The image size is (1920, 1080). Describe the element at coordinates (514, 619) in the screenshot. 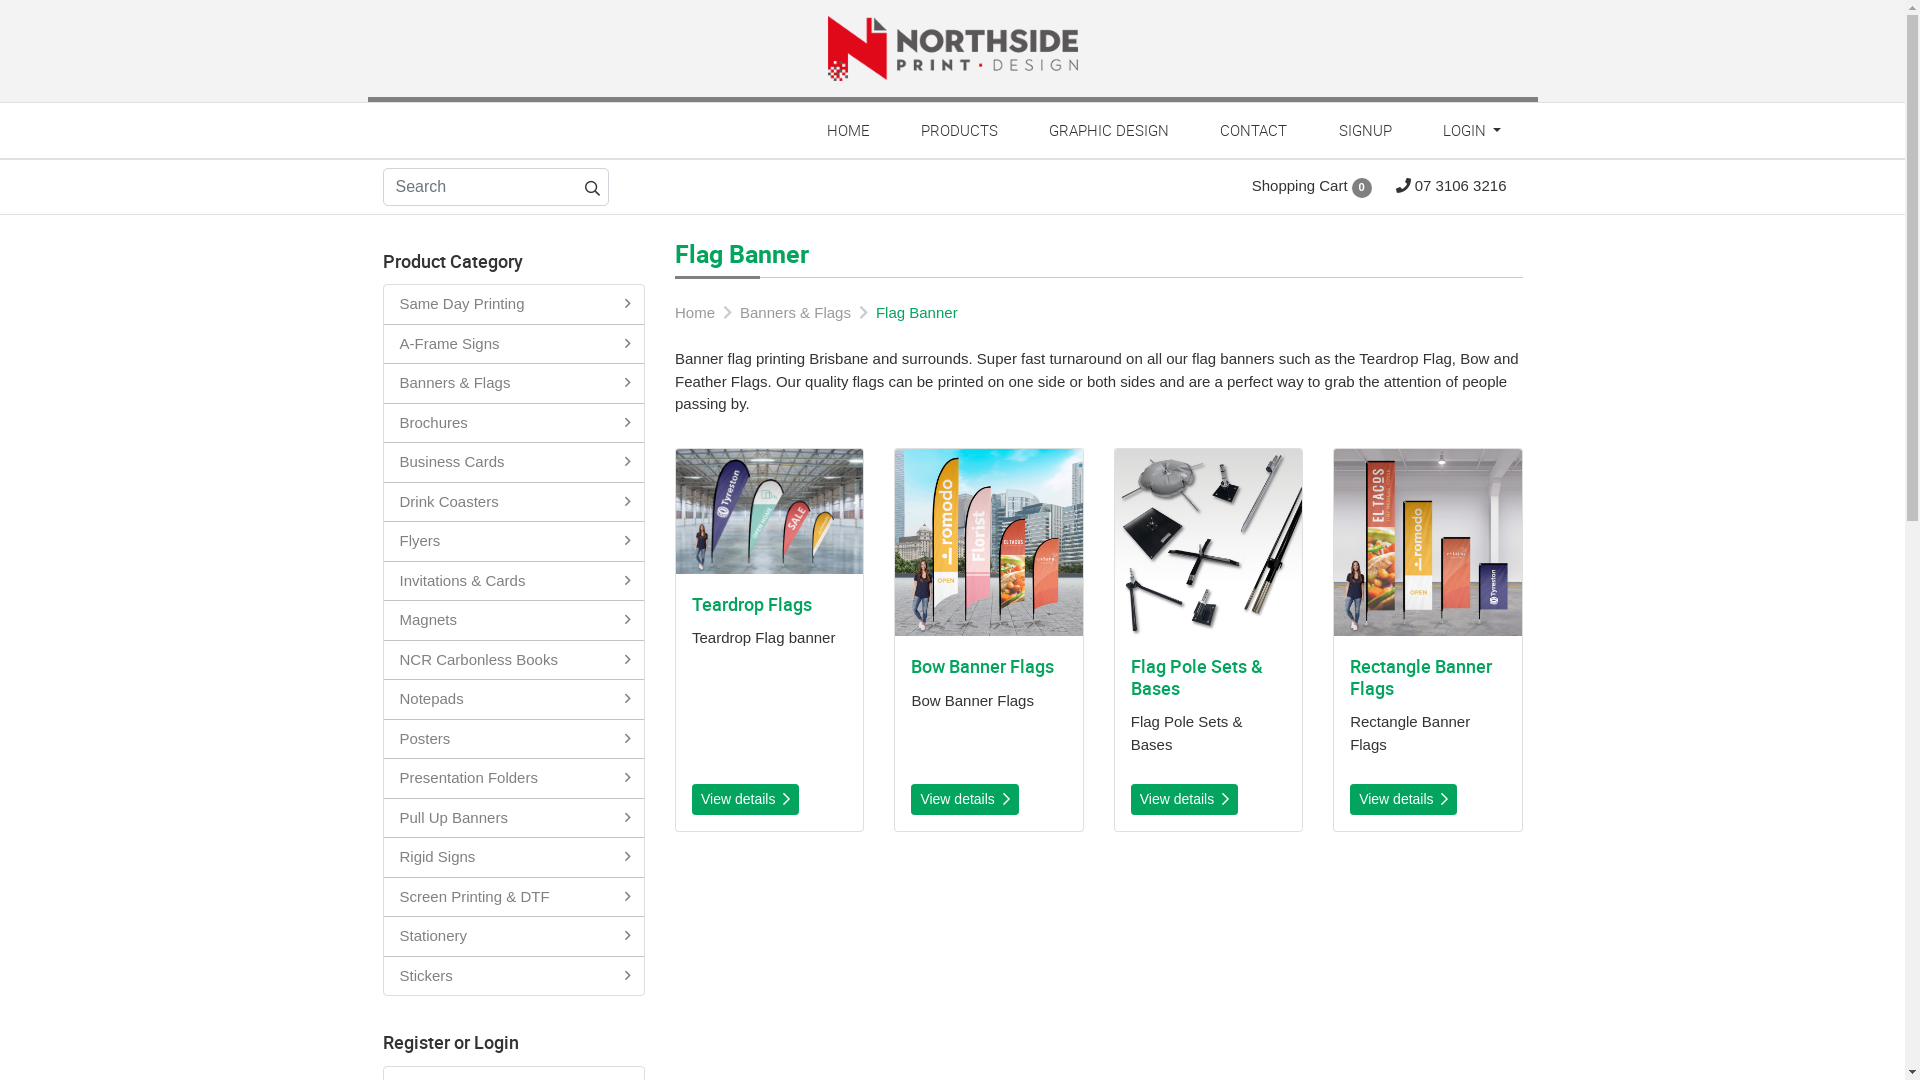

I see `'Magnets'` at that location.